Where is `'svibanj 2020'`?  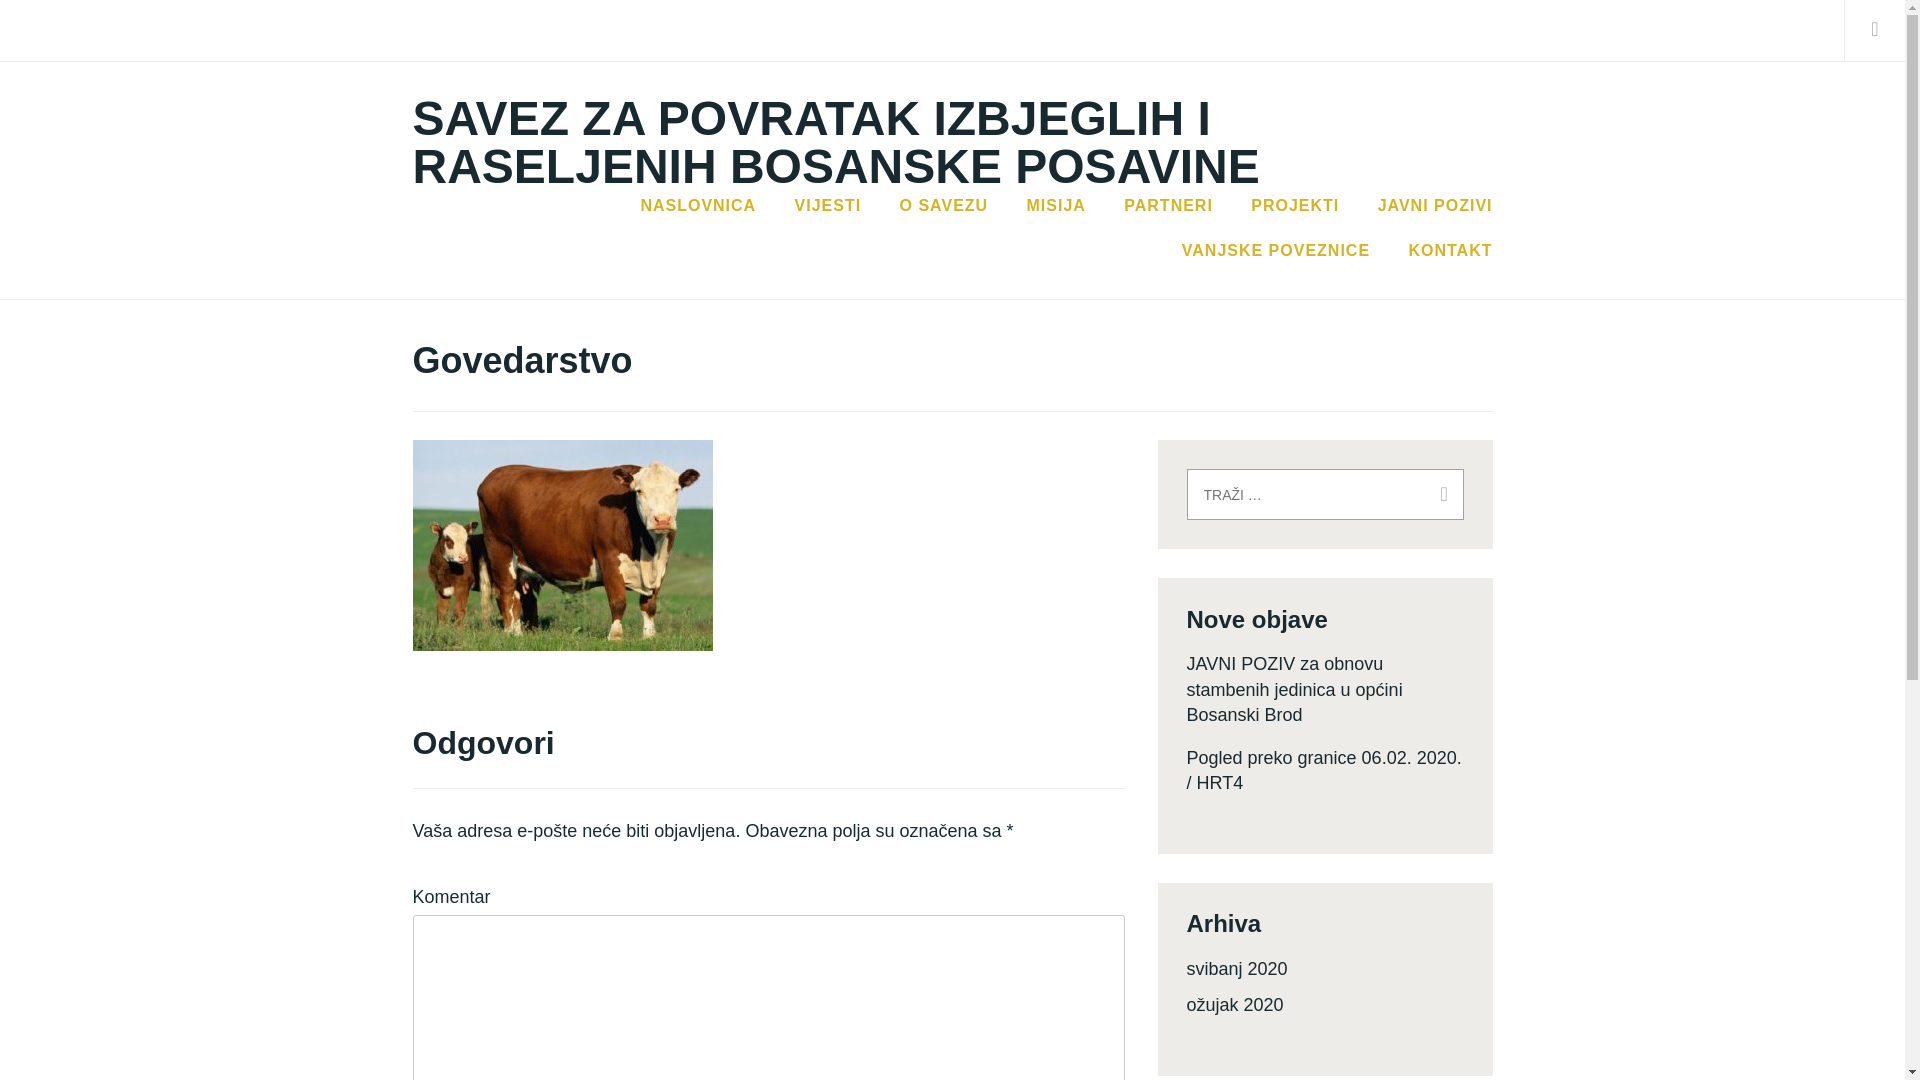
'svibanj 2020' is located at coordinates (1235, 967).